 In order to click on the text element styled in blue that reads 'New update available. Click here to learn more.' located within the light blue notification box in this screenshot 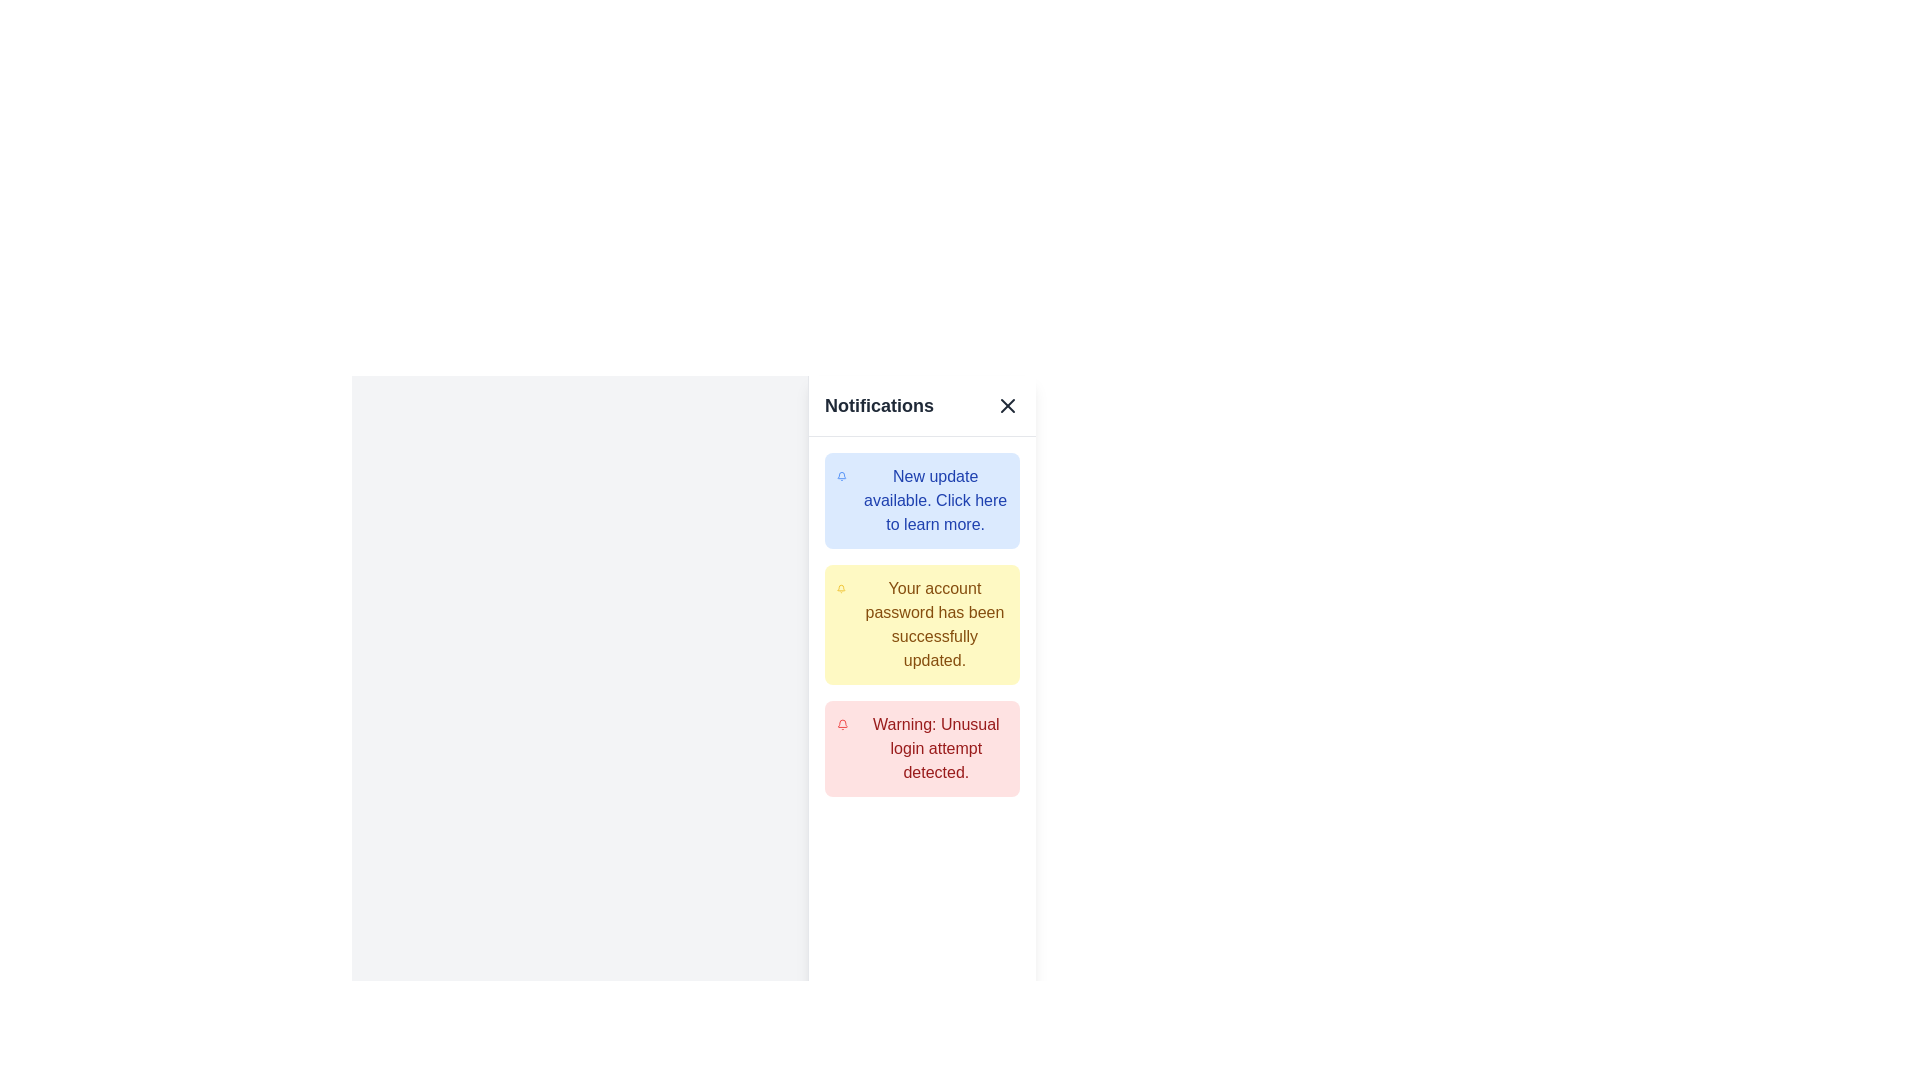, I will do `click(934, 500)`.